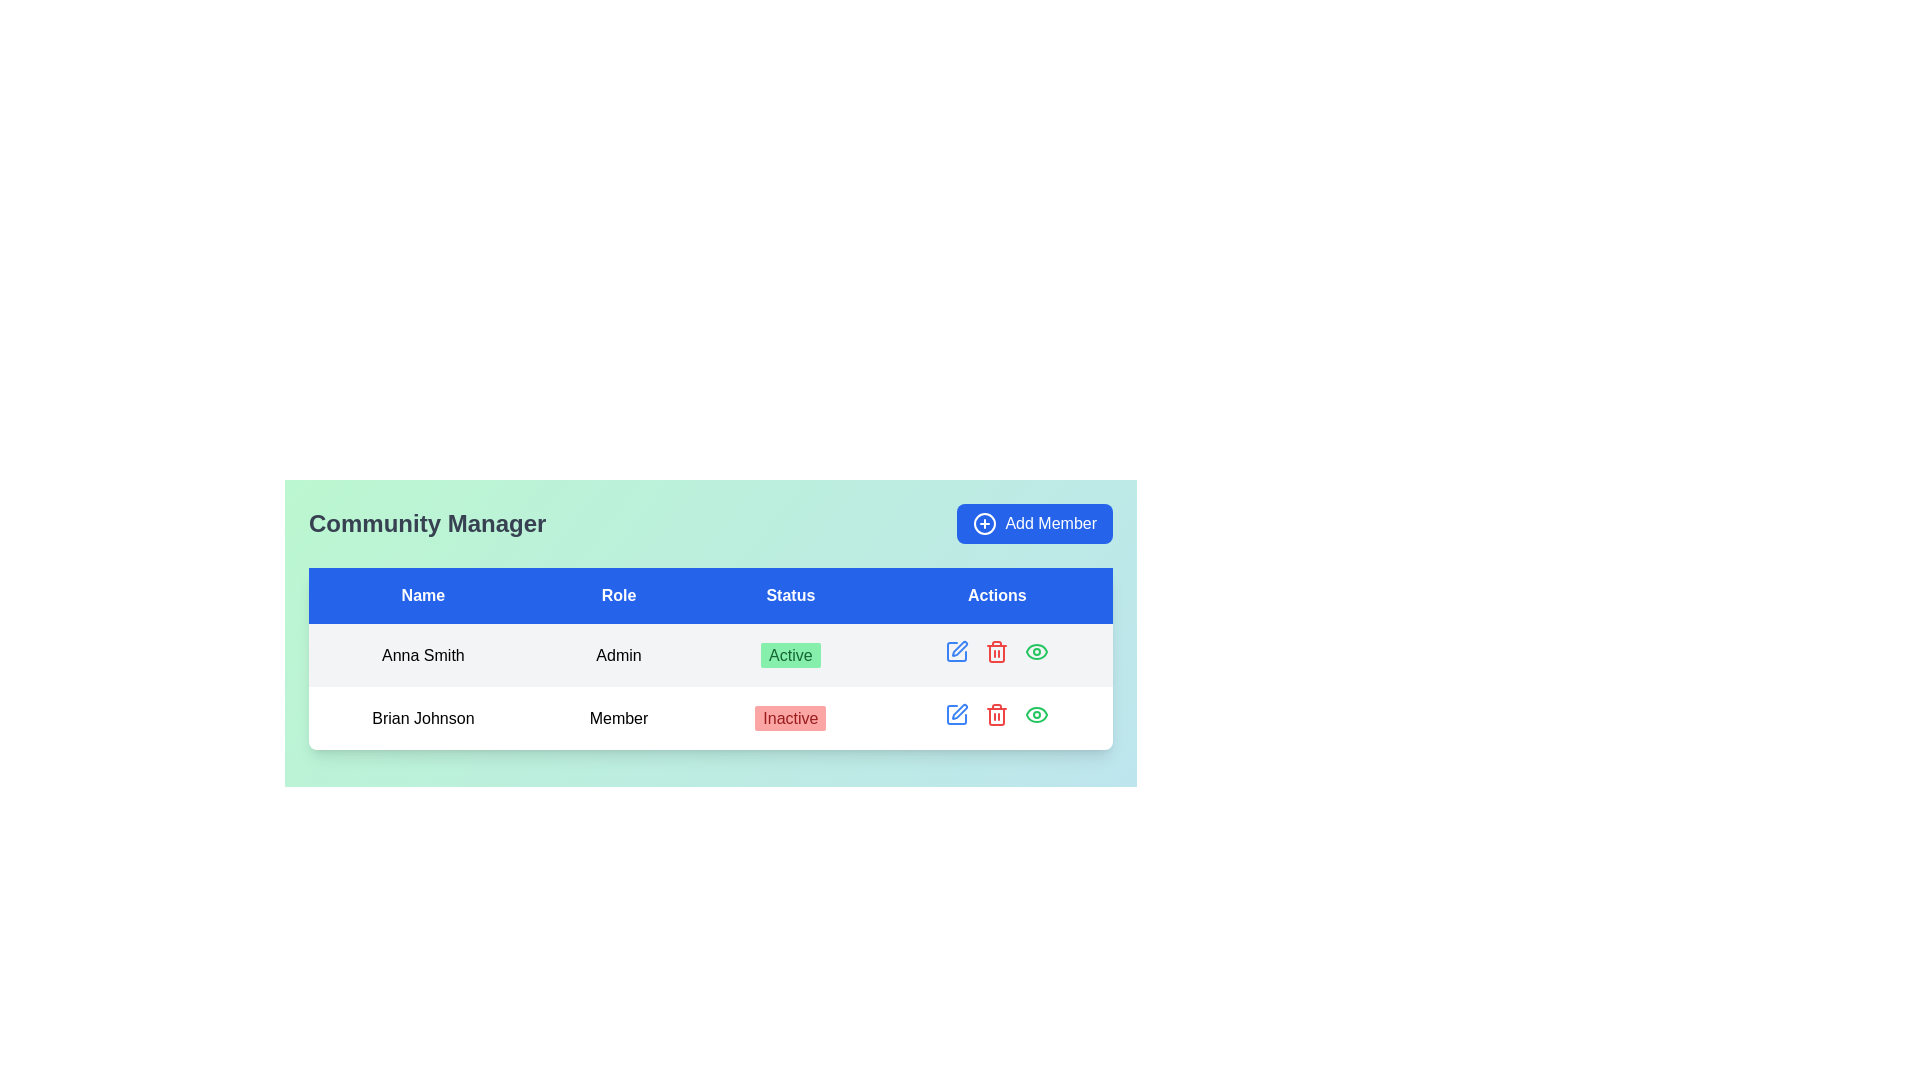 The image size is (1920, 1080). What do you see at coordinates (1037, 713) in the screenshot?
I see `the eye icon located in the 'Actions' column of the second row in the user management table` at bounding box center [1037, 713].